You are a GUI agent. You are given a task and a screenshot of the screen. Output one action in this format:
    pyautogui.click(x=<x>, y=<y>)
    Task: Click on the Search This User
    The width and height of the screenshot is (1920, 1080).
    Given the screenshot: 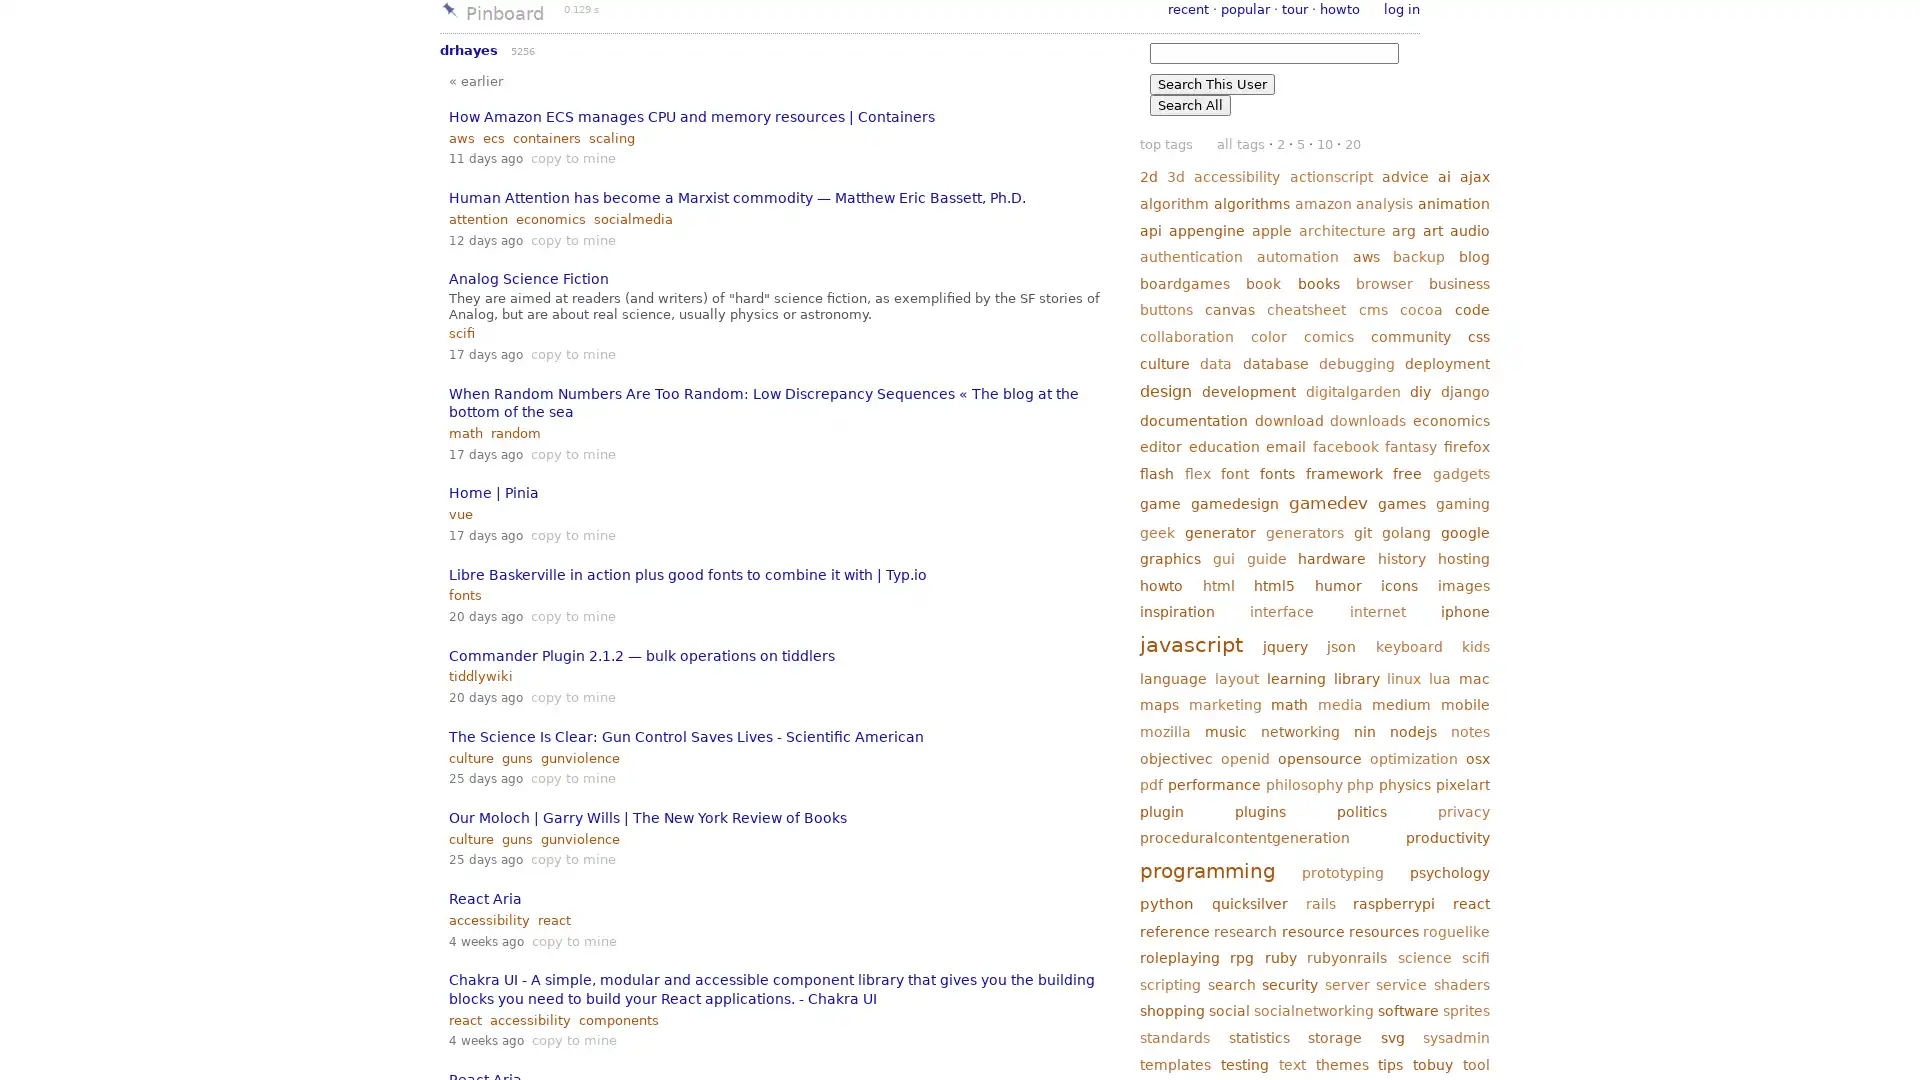 What is the action you would take?
    pyautogui.click(x=1211, y=83)
    